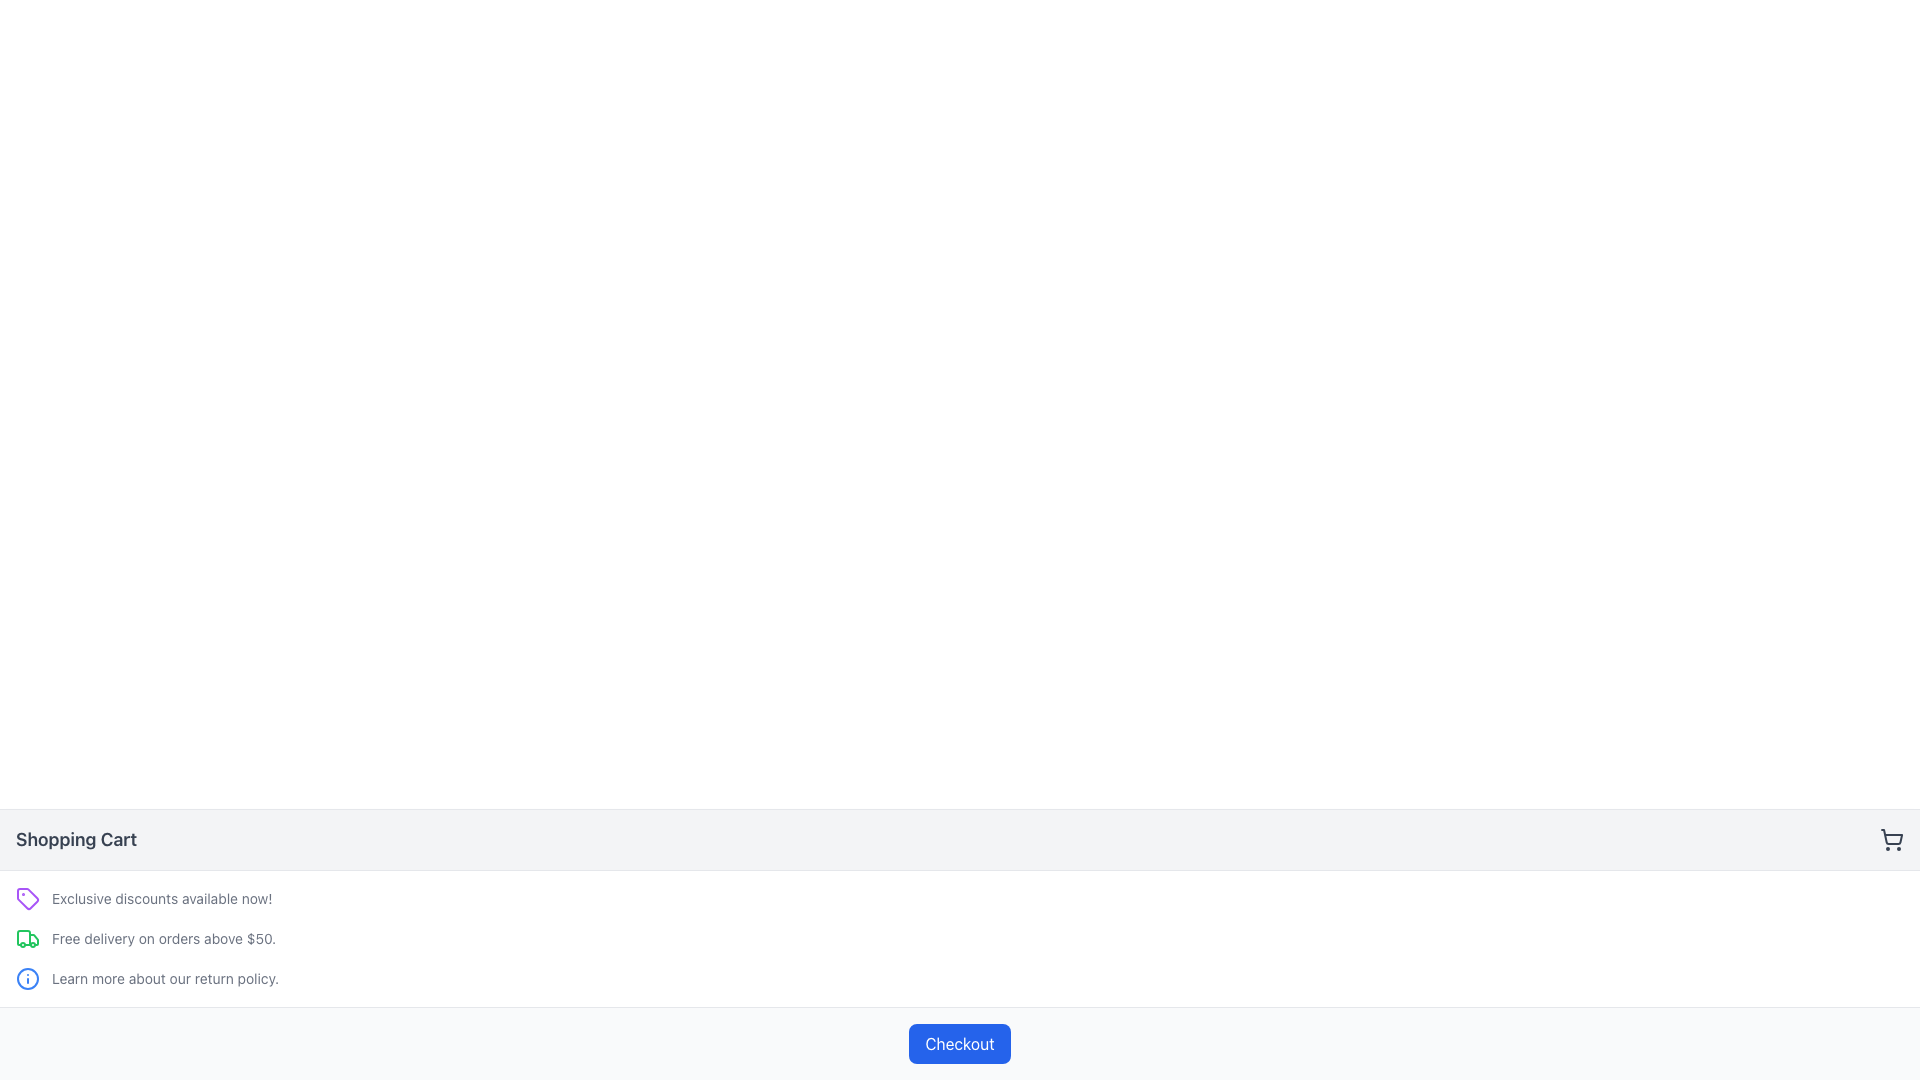 The height and width of the screenshot is (1080, 1920). Describe the element at coordinates (28, 897) in the screenshot. I see `the discount icon located on the left side of the text 'Exclusive discounts available now!' in the Shopping Cart section` at that location.